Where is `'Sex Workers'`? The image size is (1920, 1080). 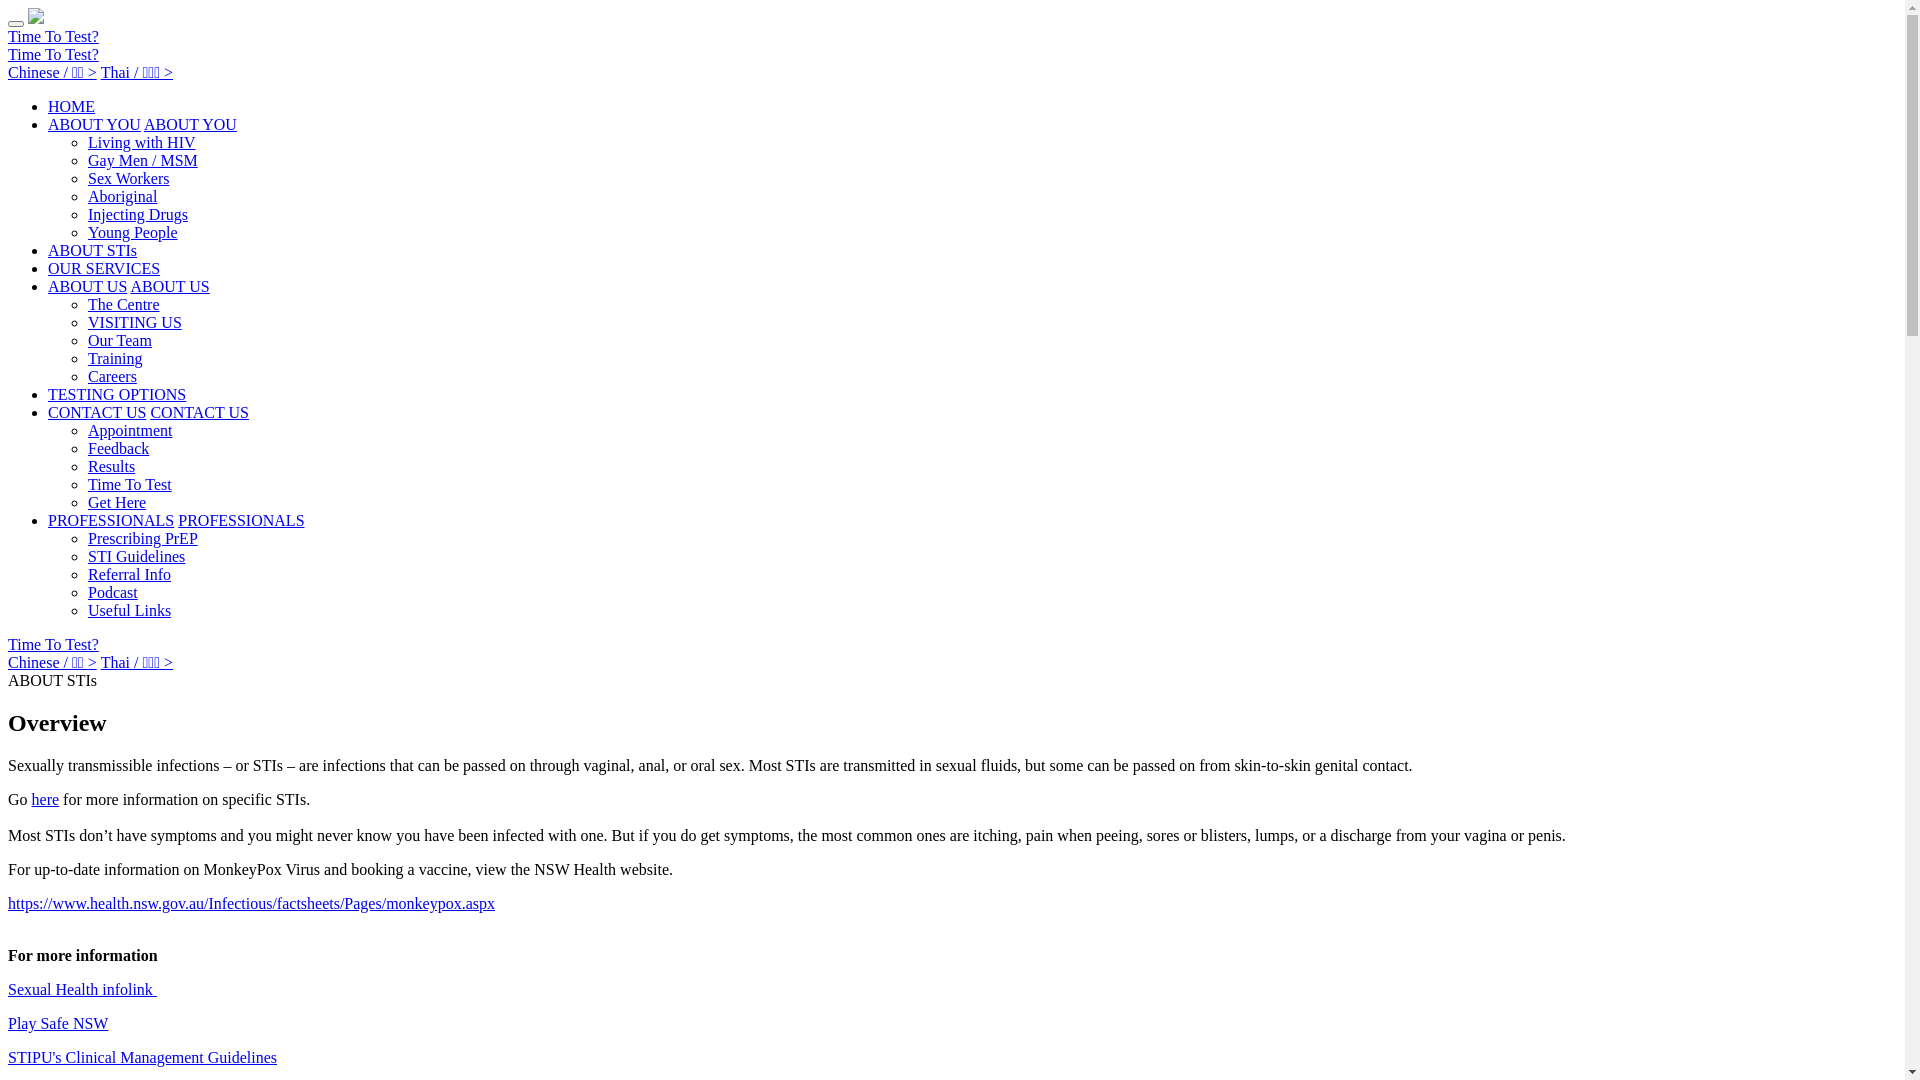
'Sex Workers' is located at coordinates (128, 177).